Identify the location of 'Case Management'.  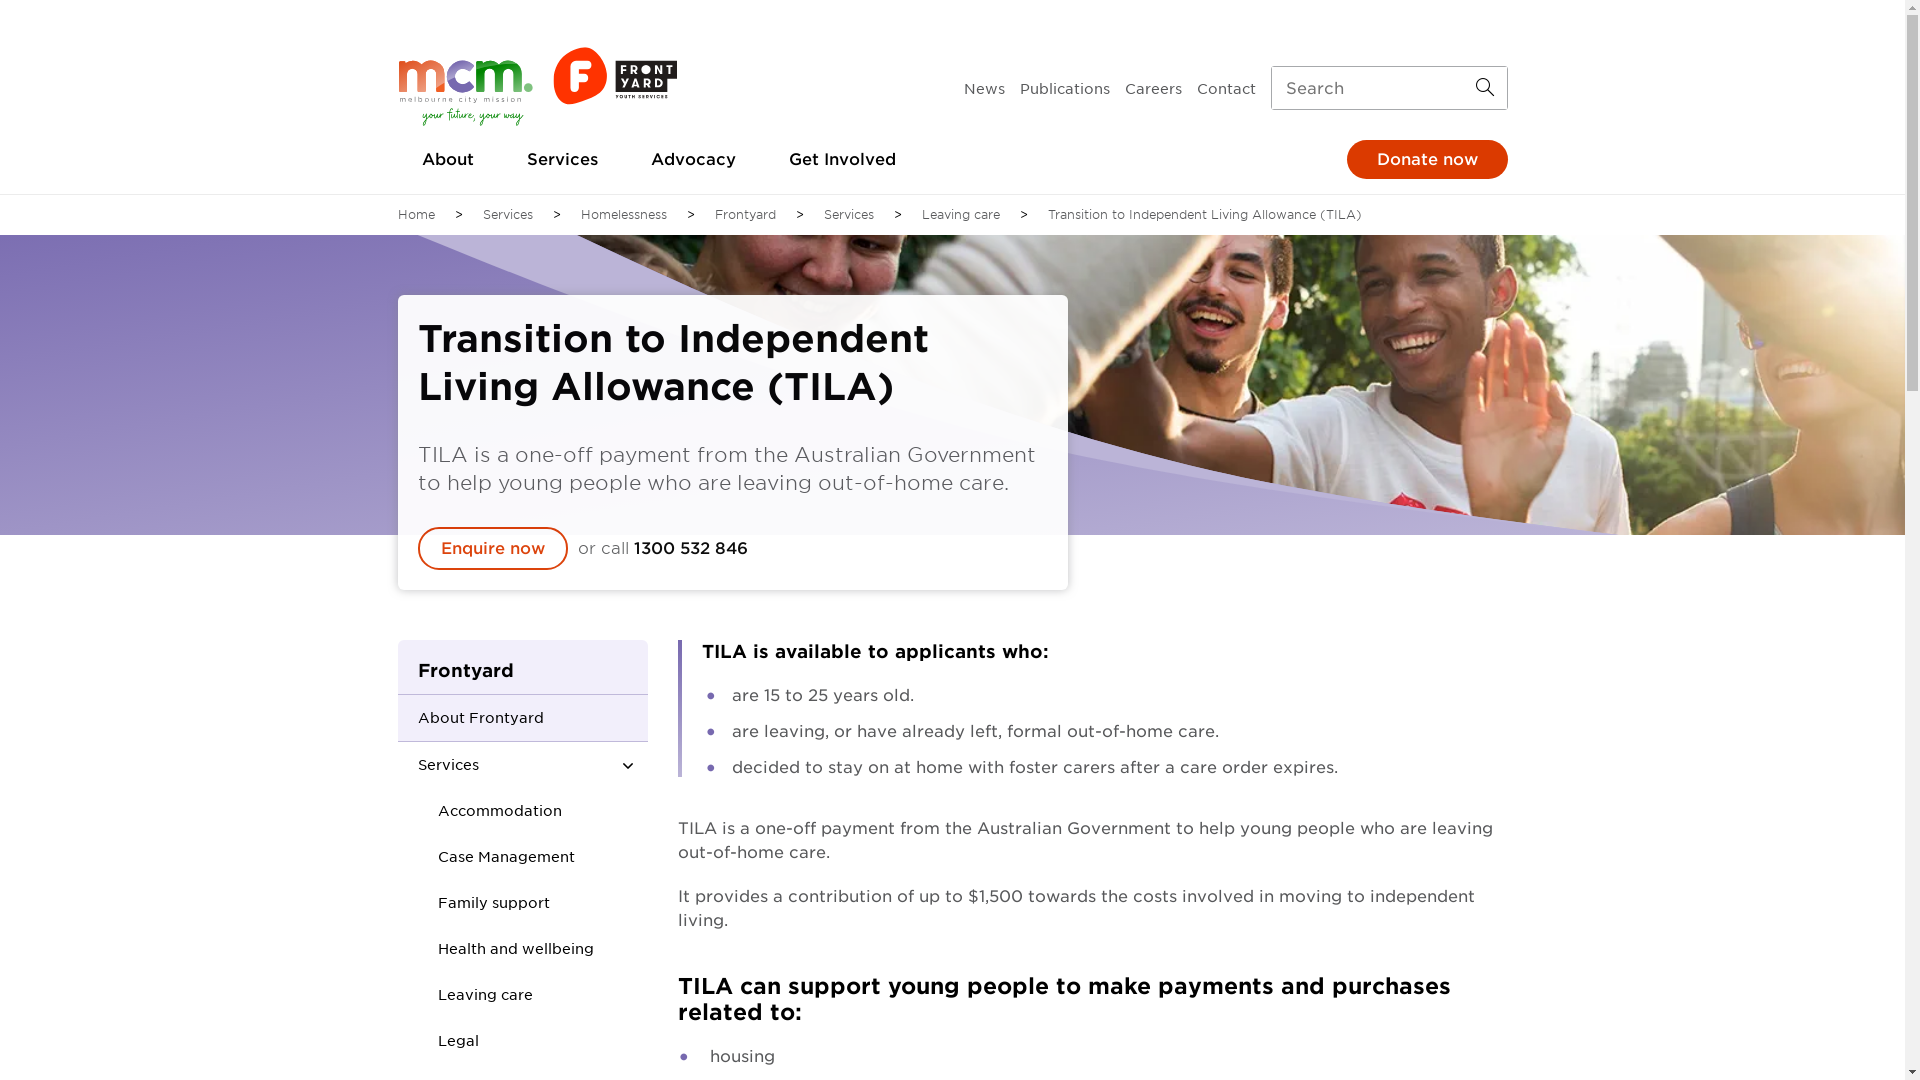
(398, 855).